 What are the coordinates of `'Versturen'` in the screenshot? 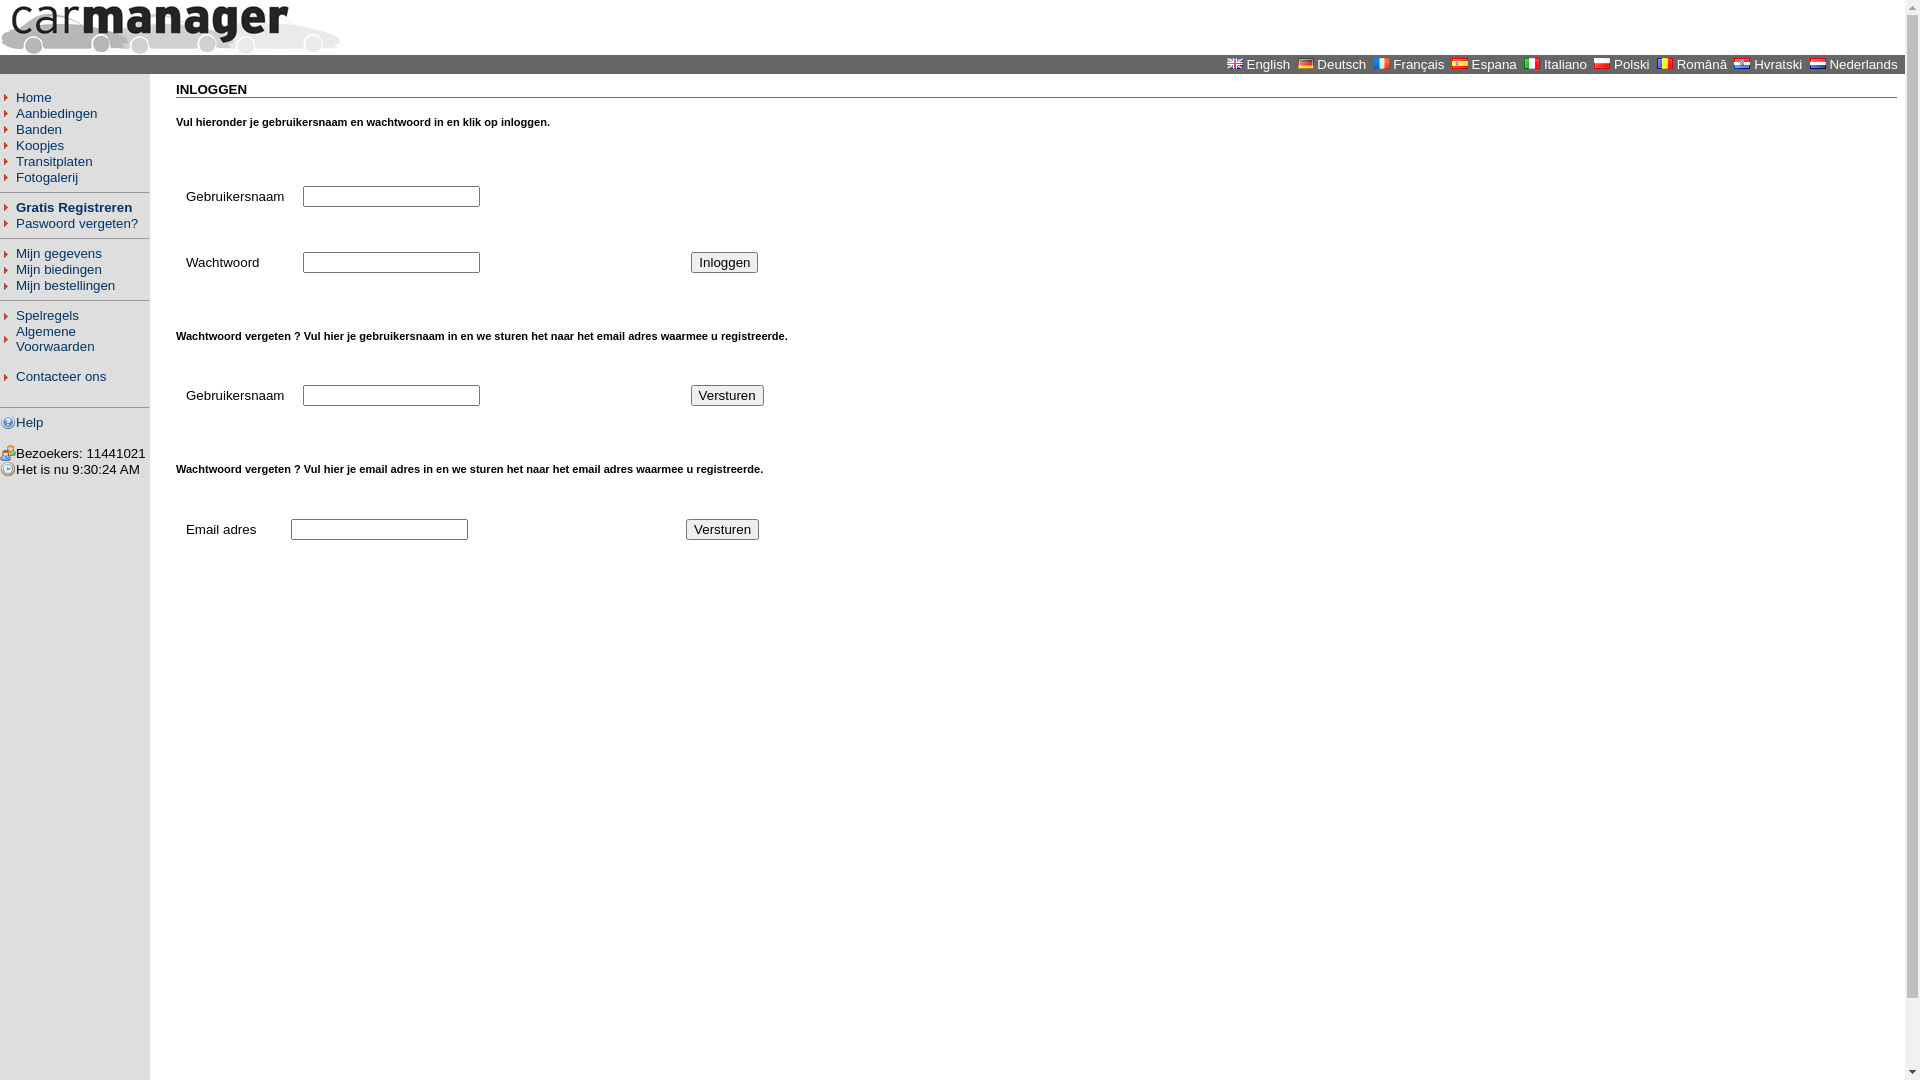 It's located at (686, 528).